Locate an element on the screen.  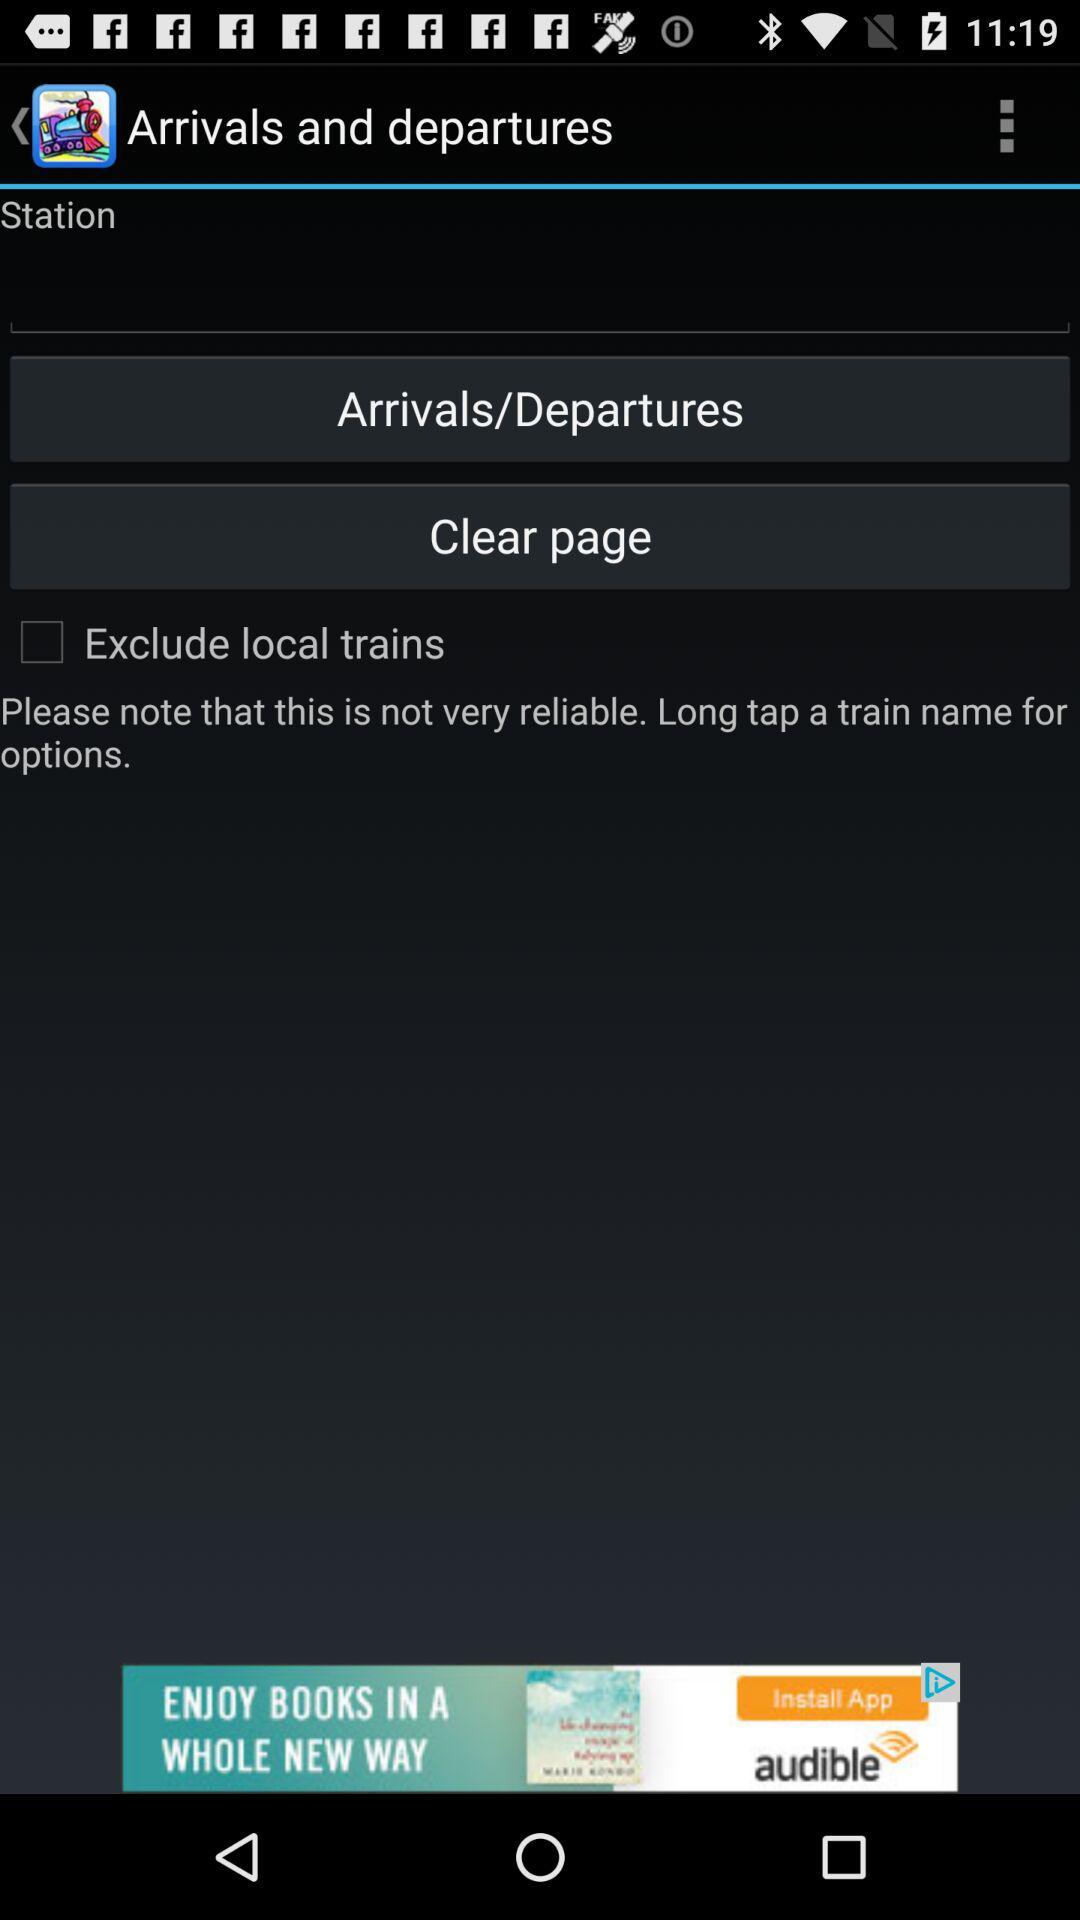
visit advertisement is located at coordinates (540, 1727).